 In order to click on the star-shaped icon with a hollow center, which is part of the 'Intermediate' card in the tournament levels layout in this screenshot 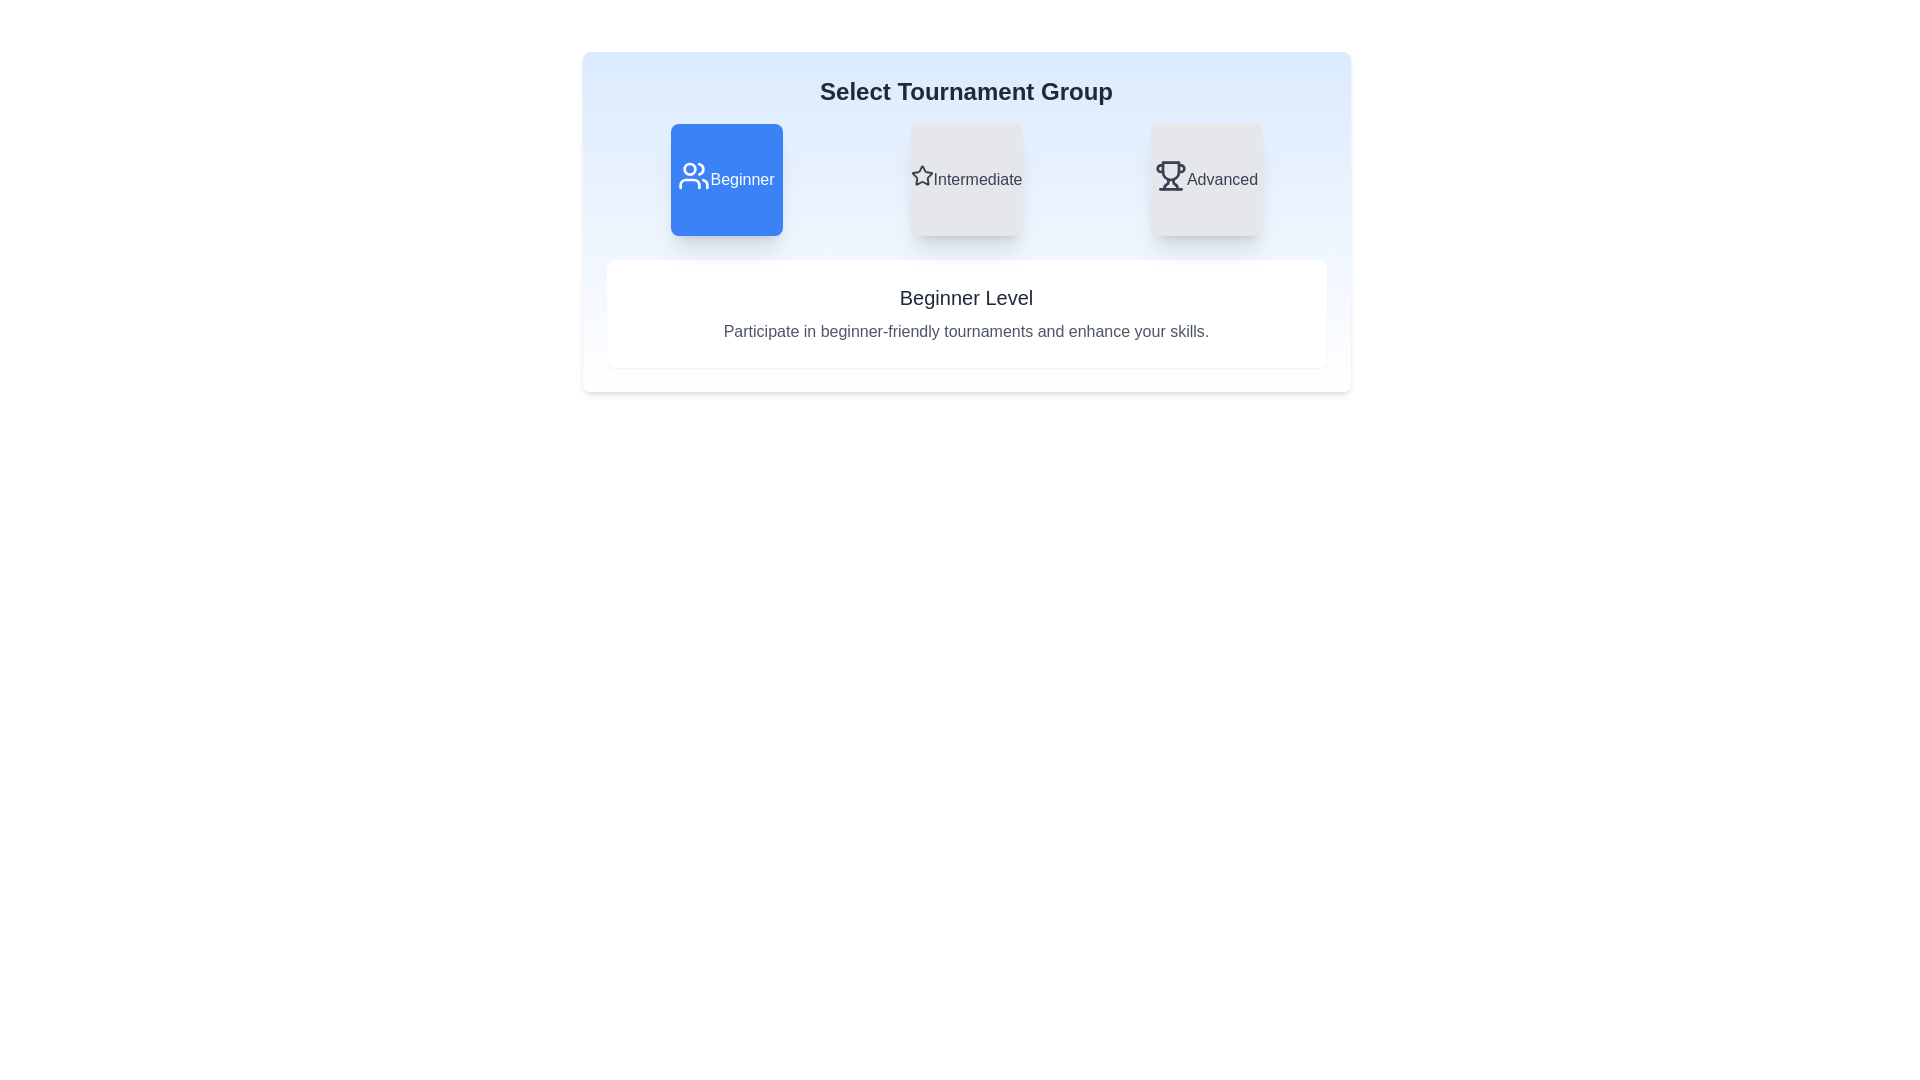, I will do `click(920, 174)`.